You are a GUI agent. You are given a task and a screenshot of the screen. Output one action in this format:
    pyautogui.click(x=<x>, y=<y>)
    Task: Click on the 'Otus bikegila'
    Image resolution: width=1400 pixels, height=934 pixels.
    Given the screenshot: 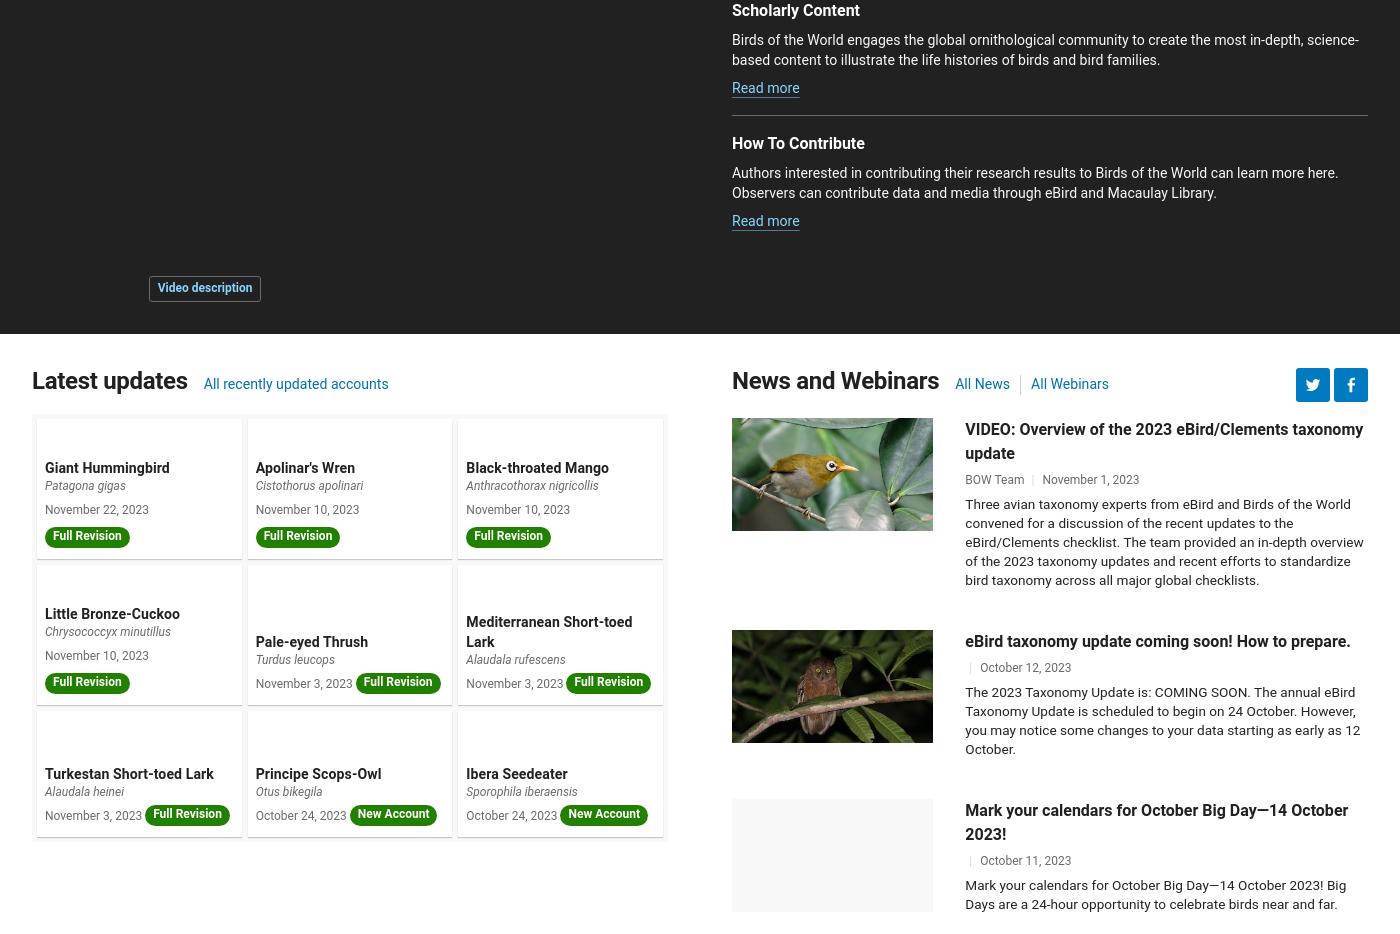 What is the action you would take?
    pyautogui.click(x=288, y=790)
    